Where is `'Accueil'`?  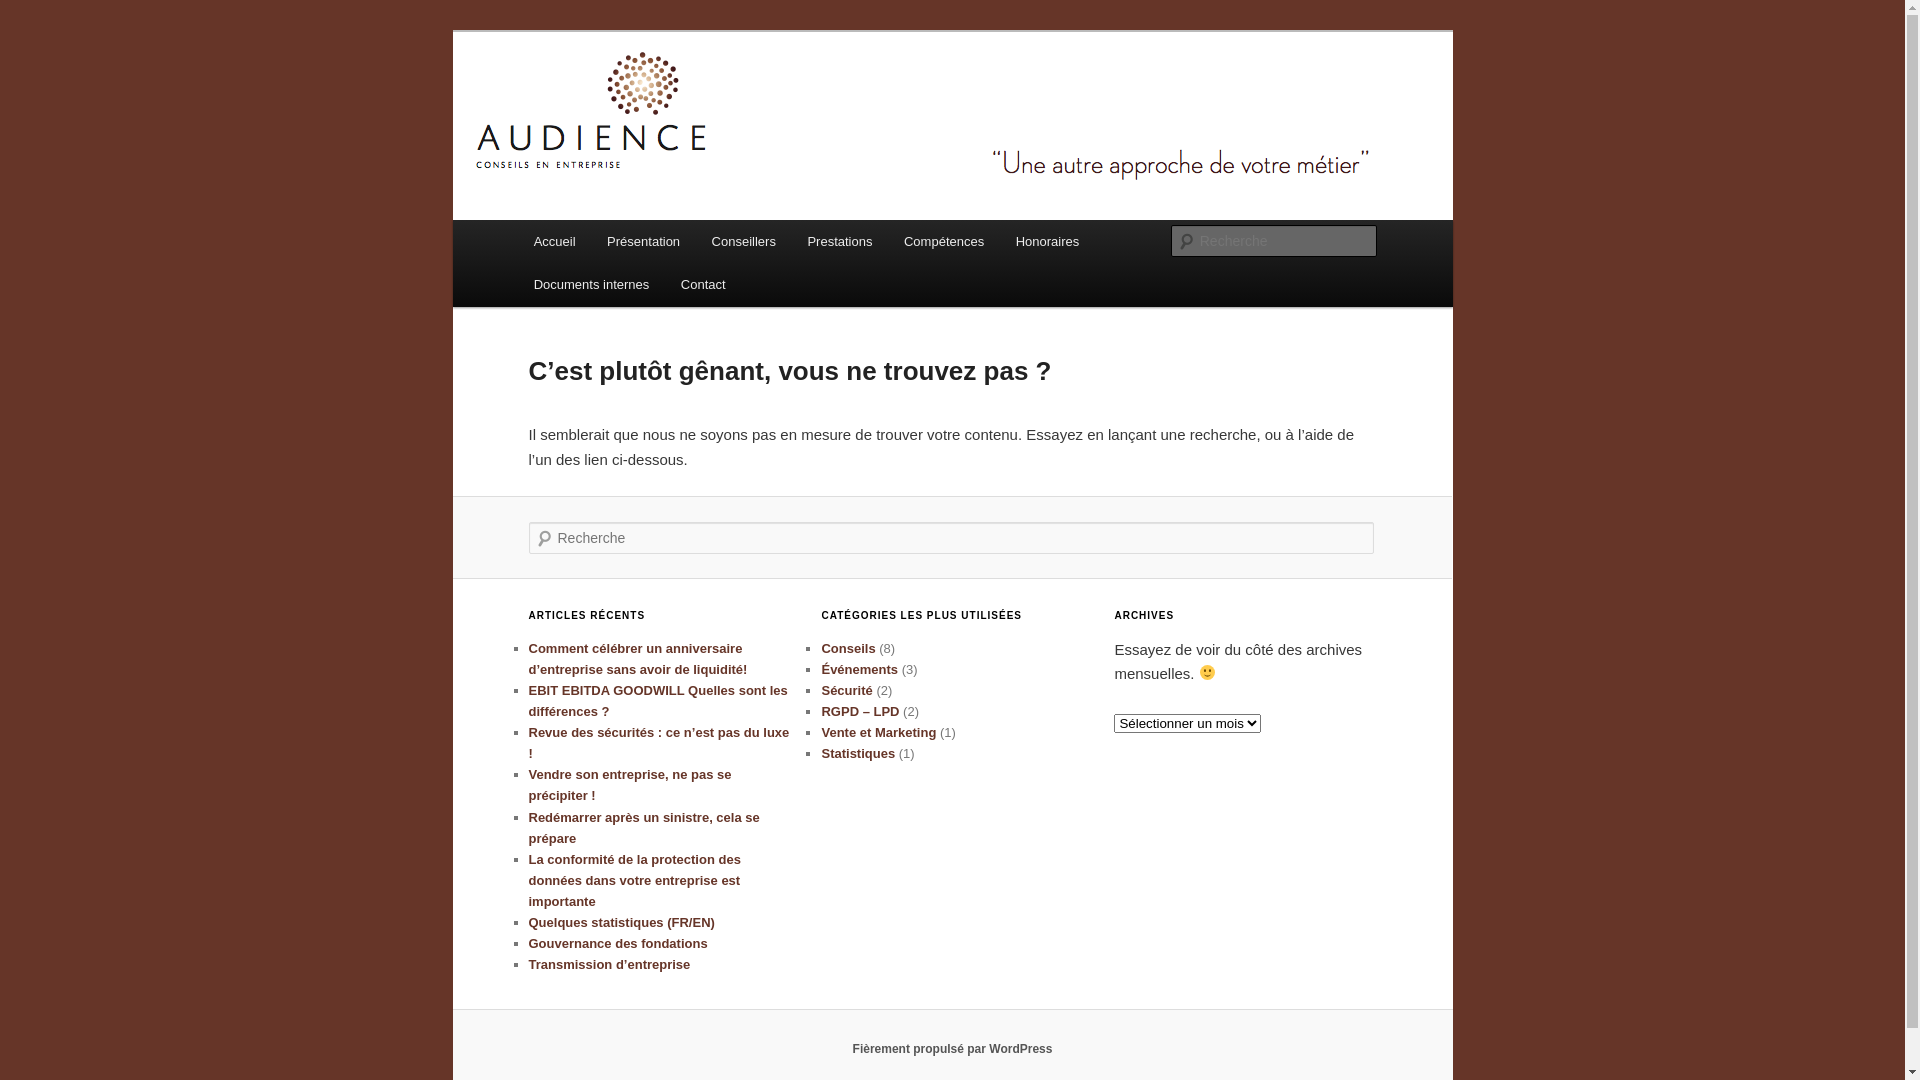 'Accueil' is located at coordinates (554, 240).